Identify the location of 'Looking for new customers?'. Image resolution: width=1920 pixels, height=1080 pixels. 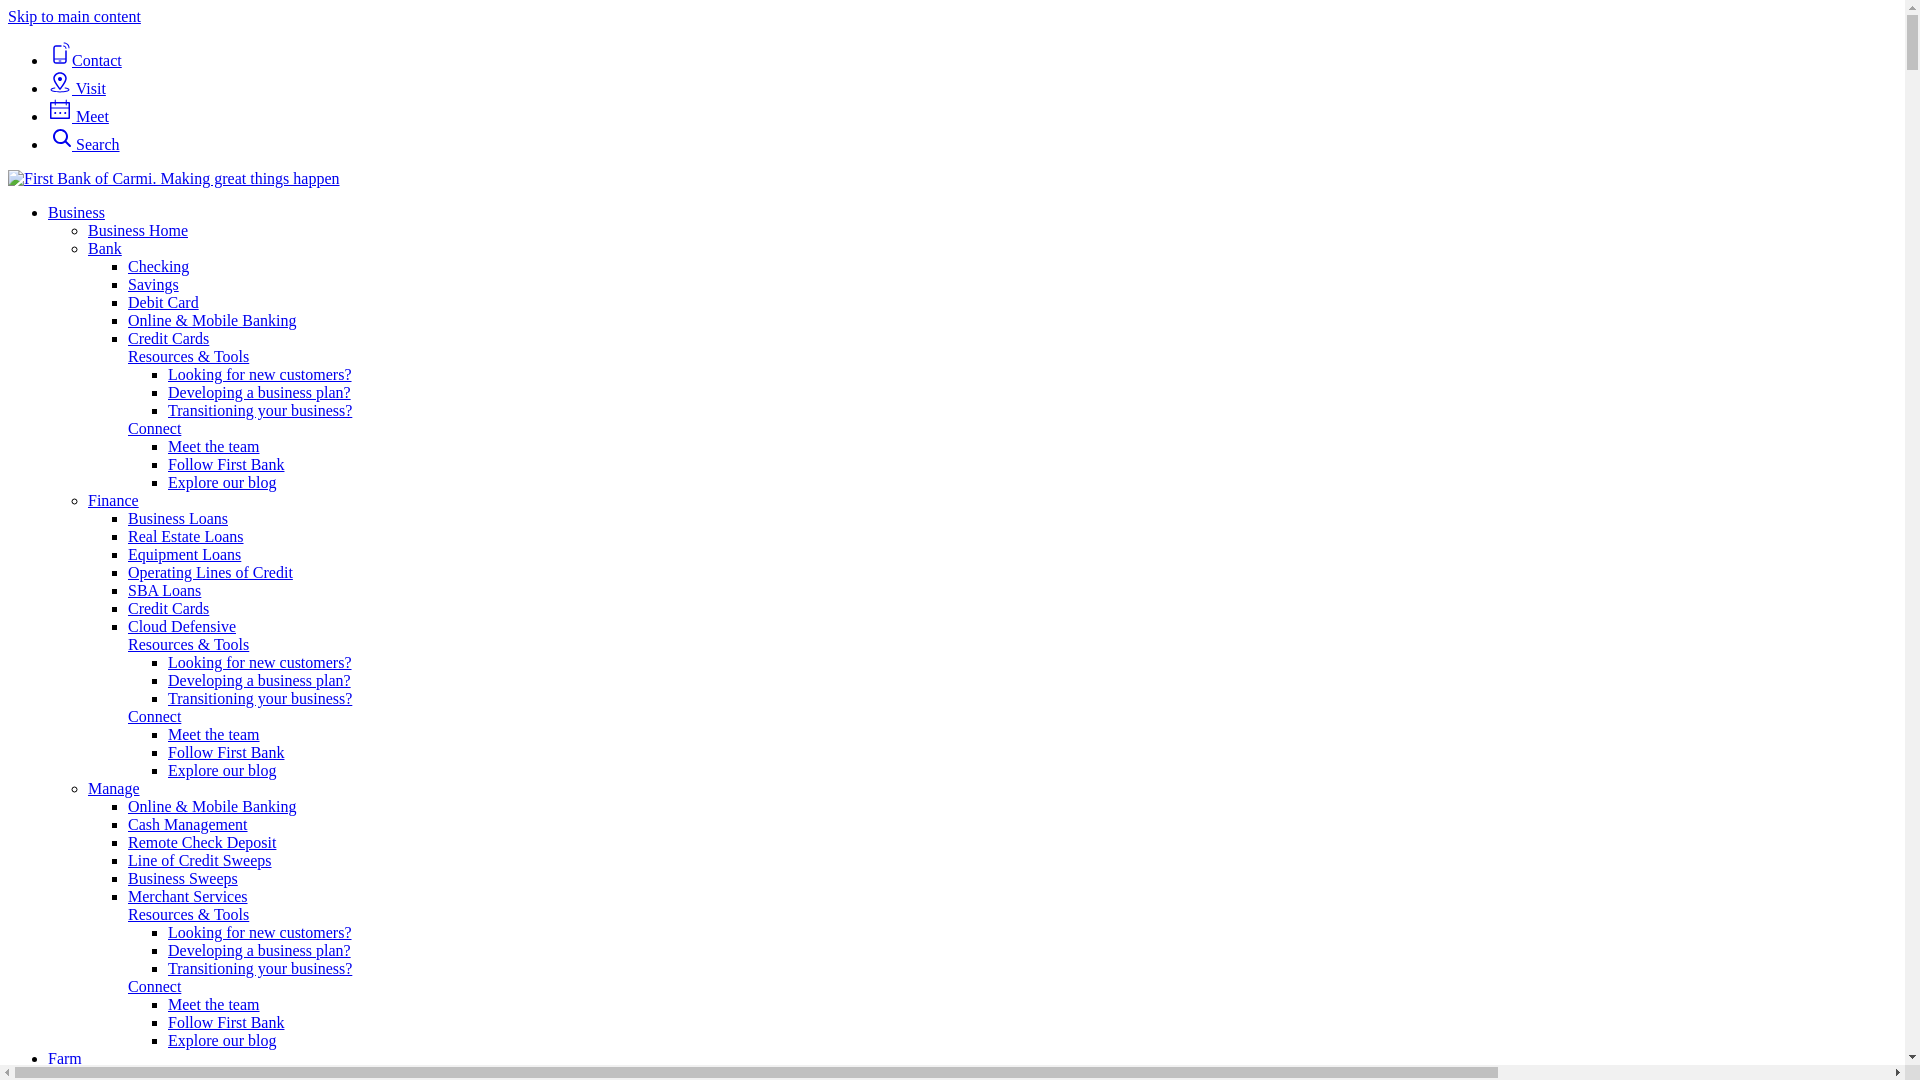
(258, 374).